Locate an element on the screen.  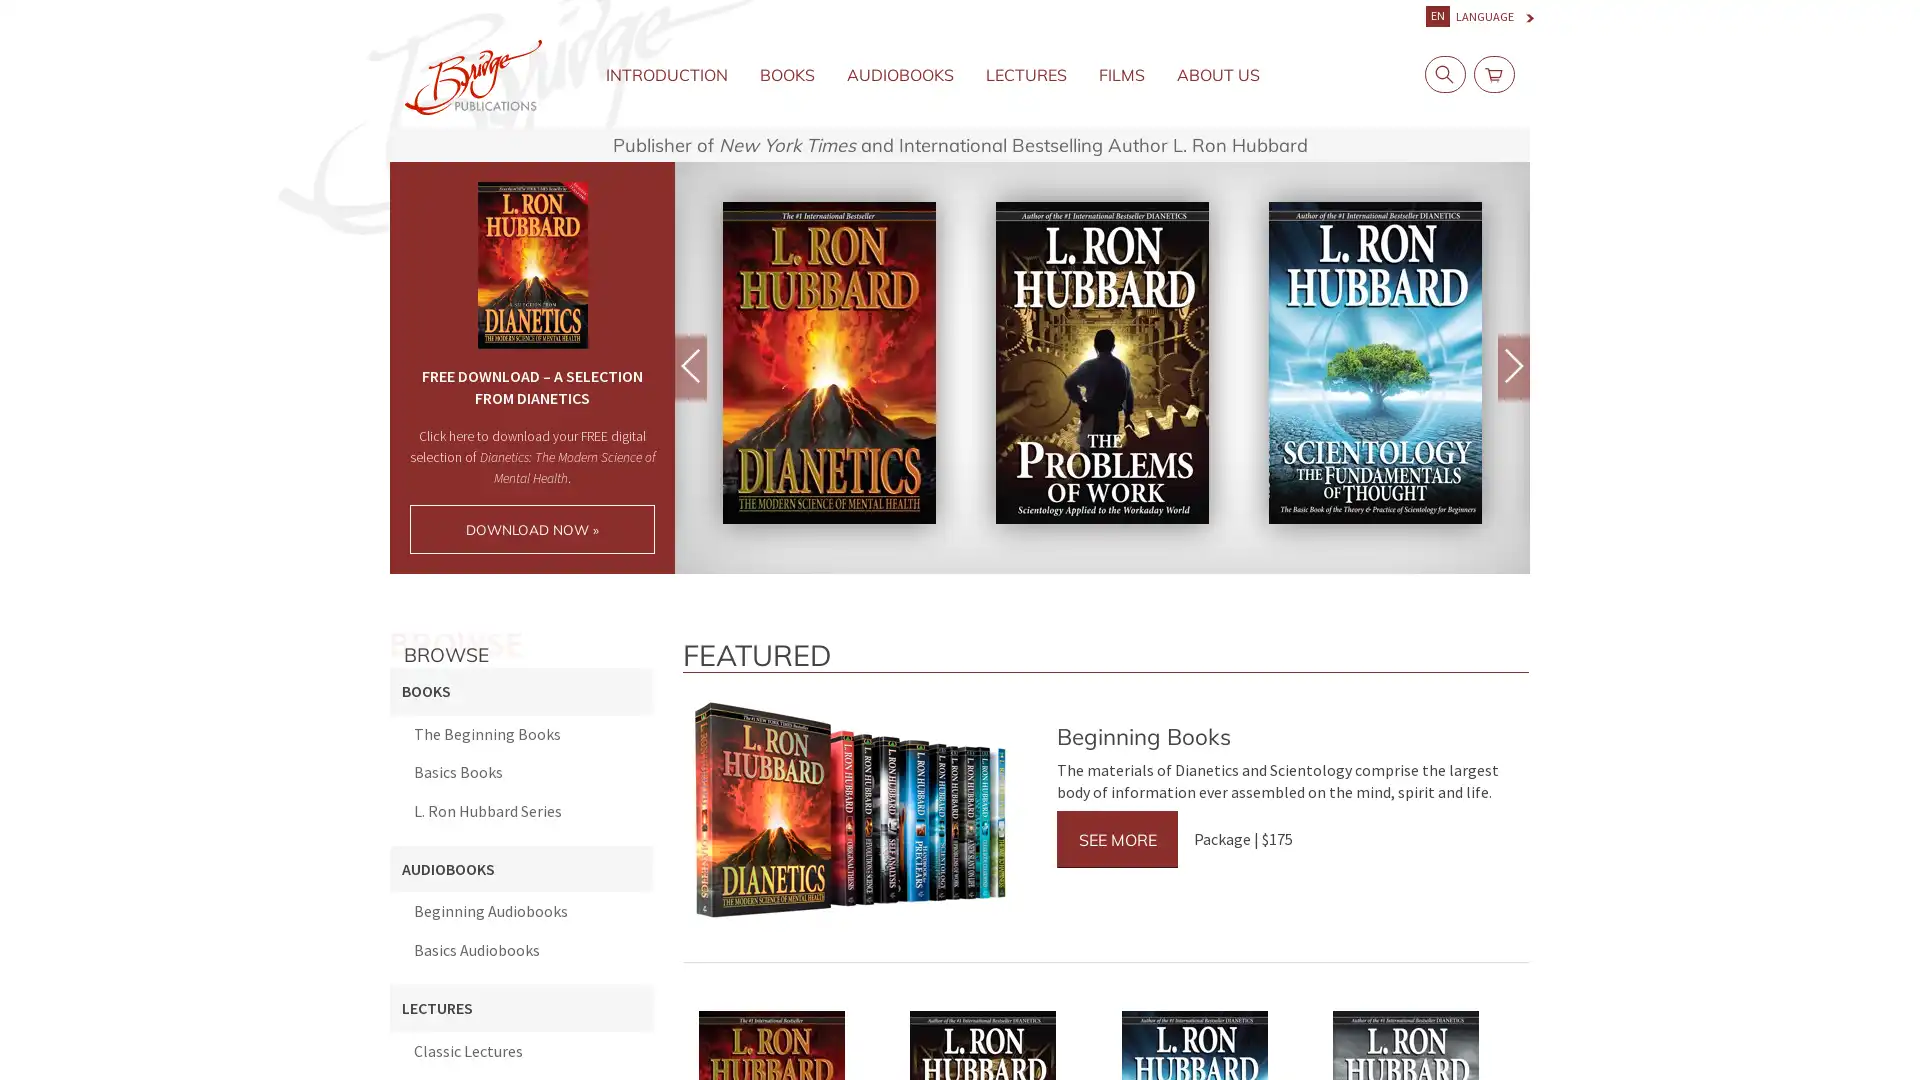
Live chat now is located at coordinates (1810, 1034).